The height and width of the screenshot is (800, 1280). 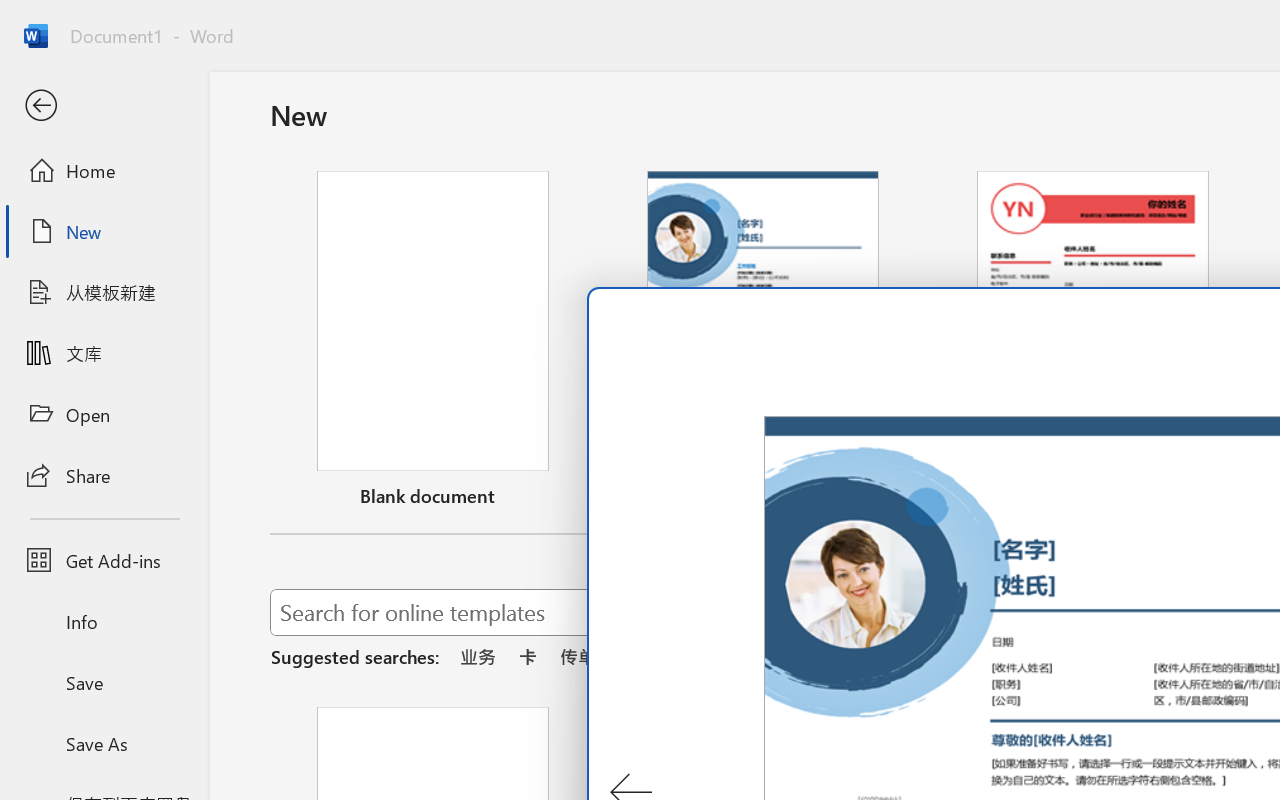 What do you see at coordinates (103, 621) in the screenshot?
I see `'Info'` at bounding box center [103, 621].